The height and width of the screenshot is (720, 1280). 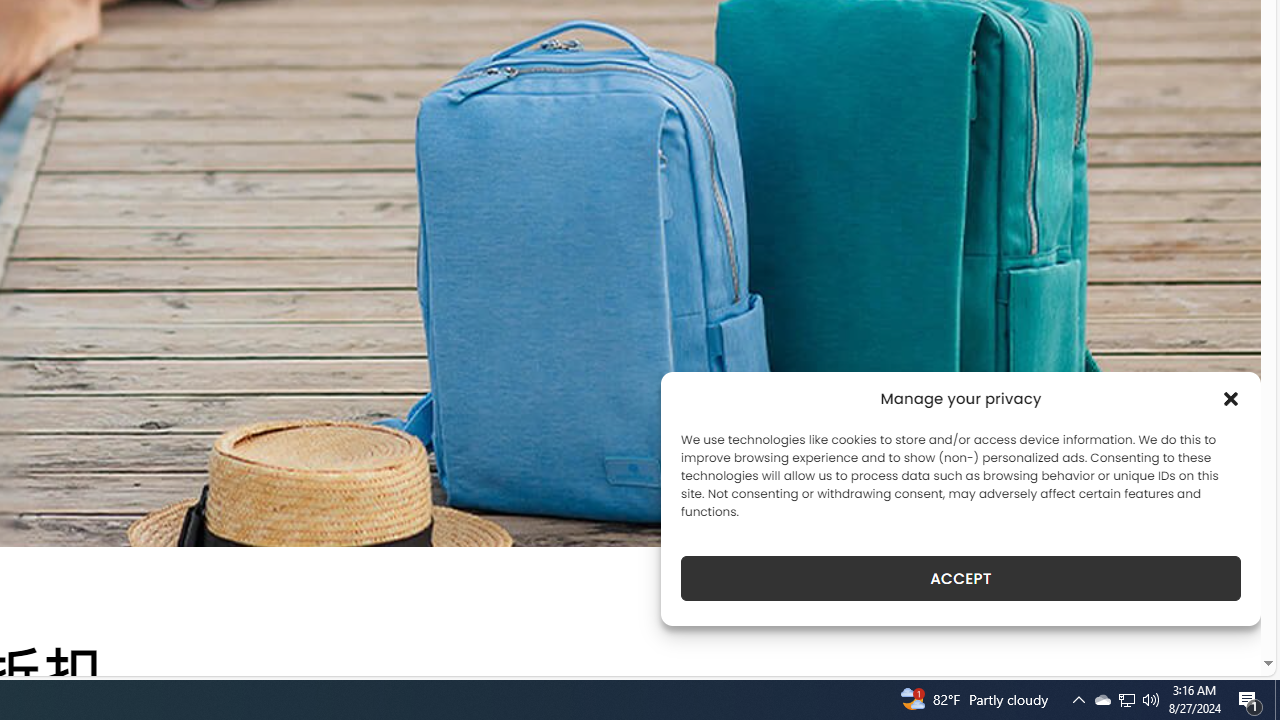 I want to click on 'Class: cmplz-close', so click(x=1230, y=398).